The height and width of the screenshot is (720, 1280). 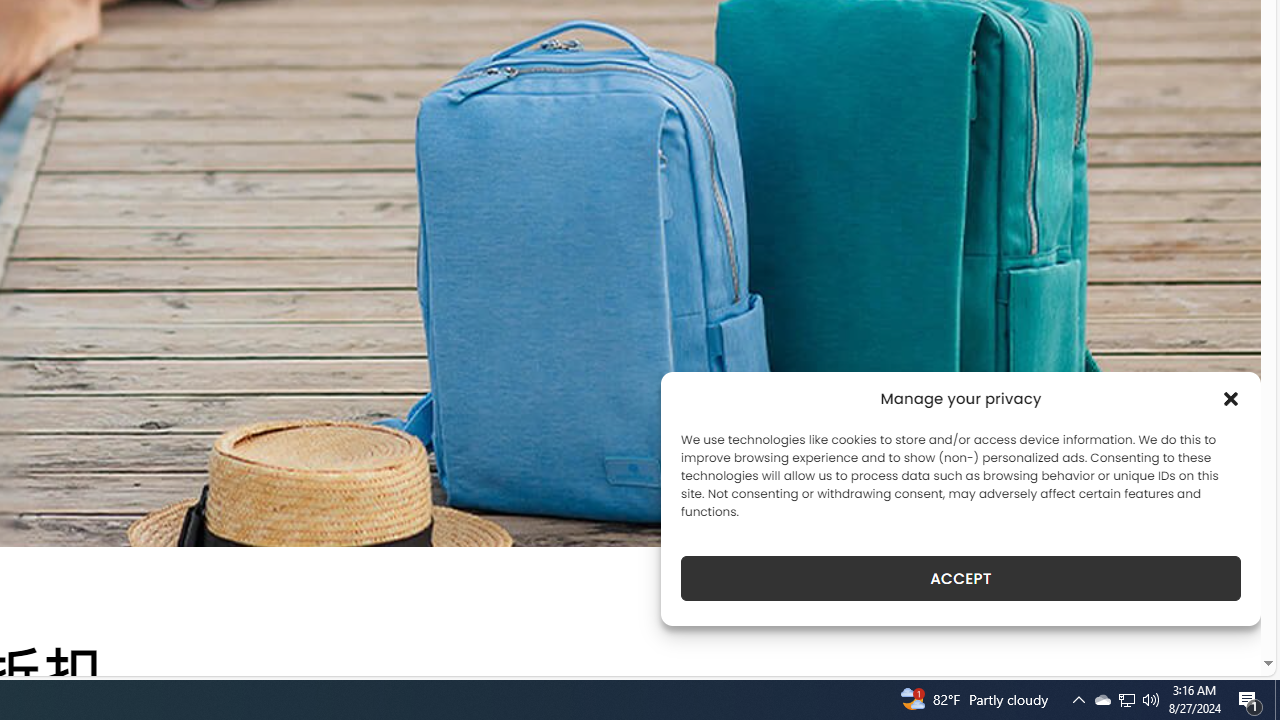 I want to click on 'Class: cmplz-close', so click(x=1230, y=398).